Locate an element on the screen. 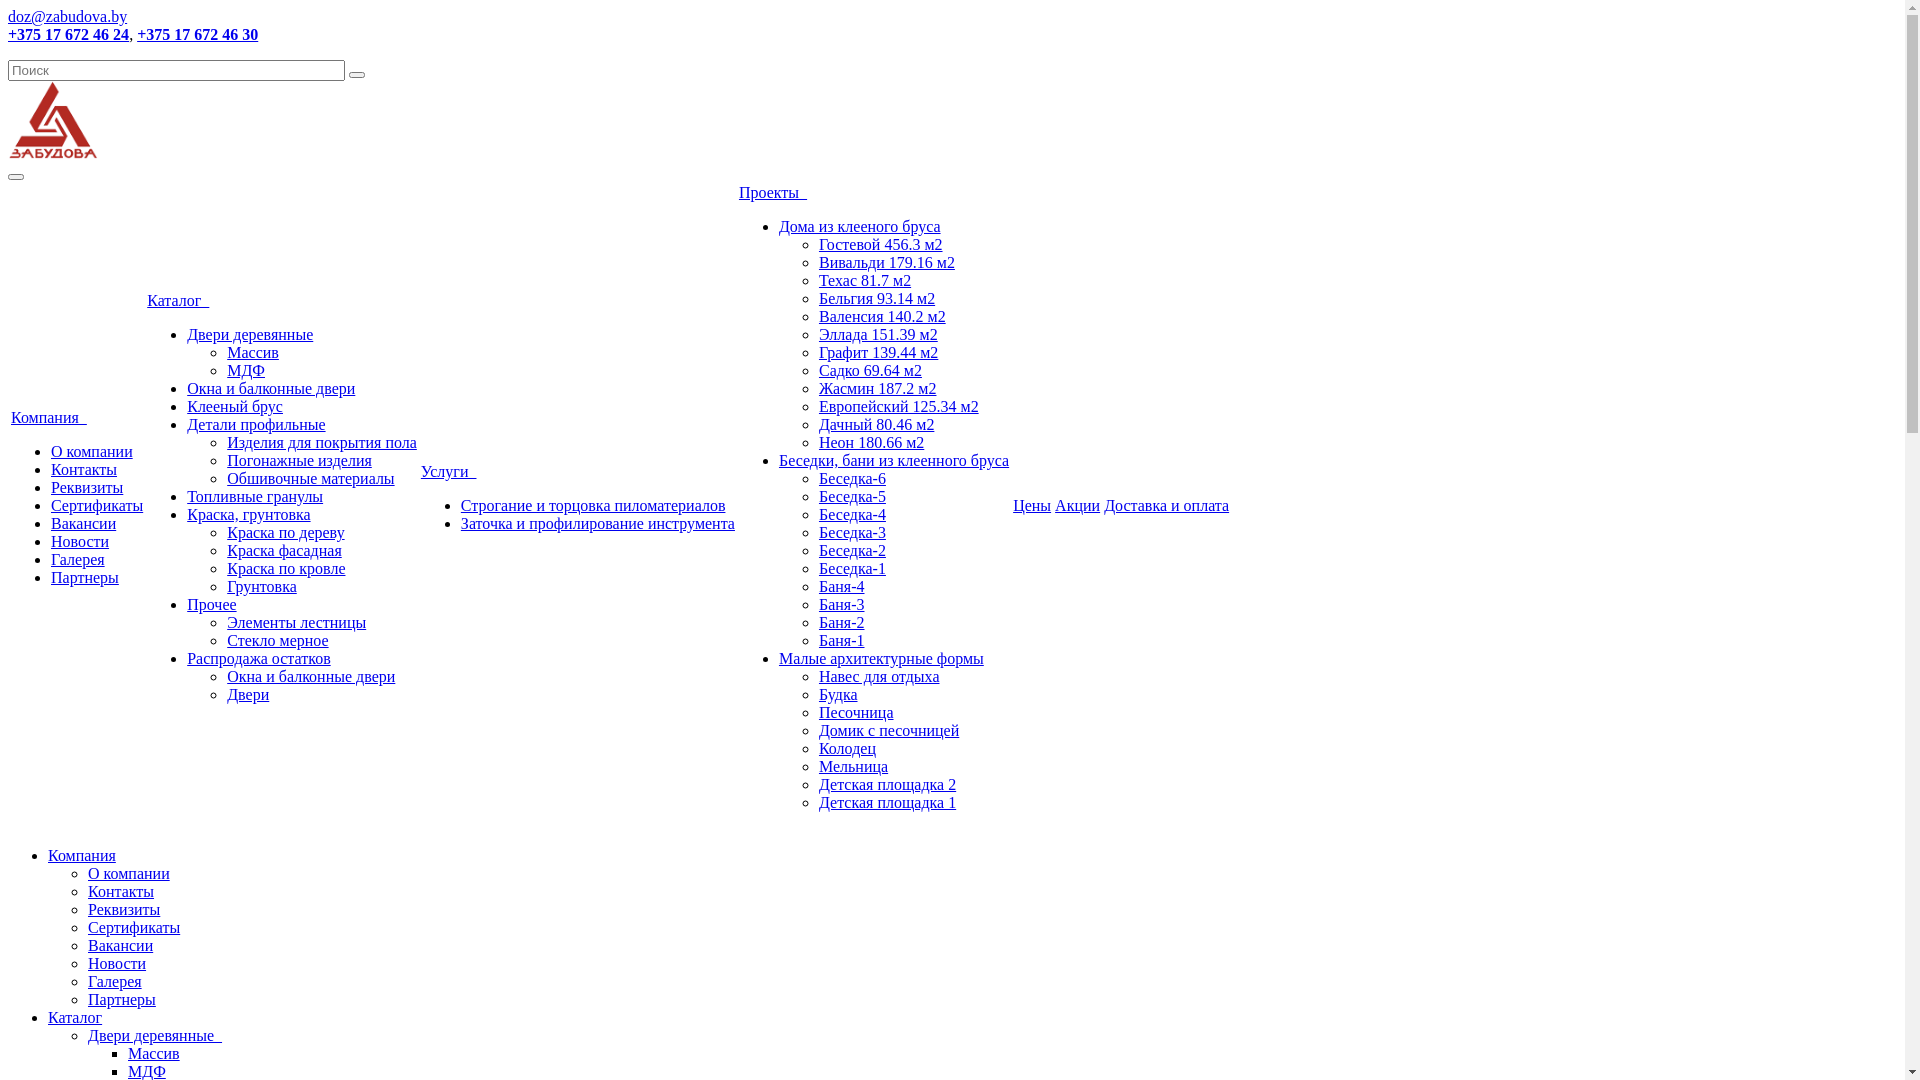  'logo.png' is located at coordinates (52, 119).